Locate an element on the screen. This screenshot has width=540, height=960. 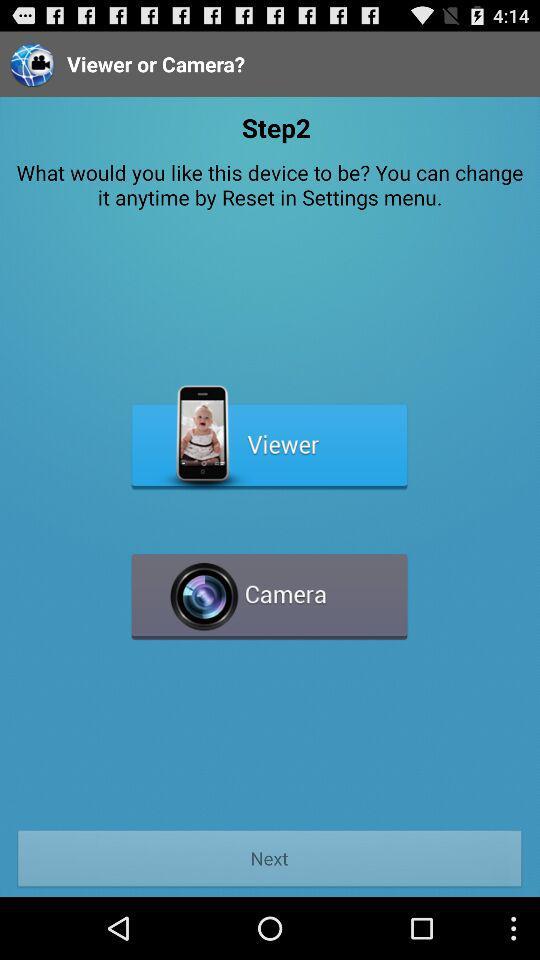
viewer is located at coordinates (269, 438).